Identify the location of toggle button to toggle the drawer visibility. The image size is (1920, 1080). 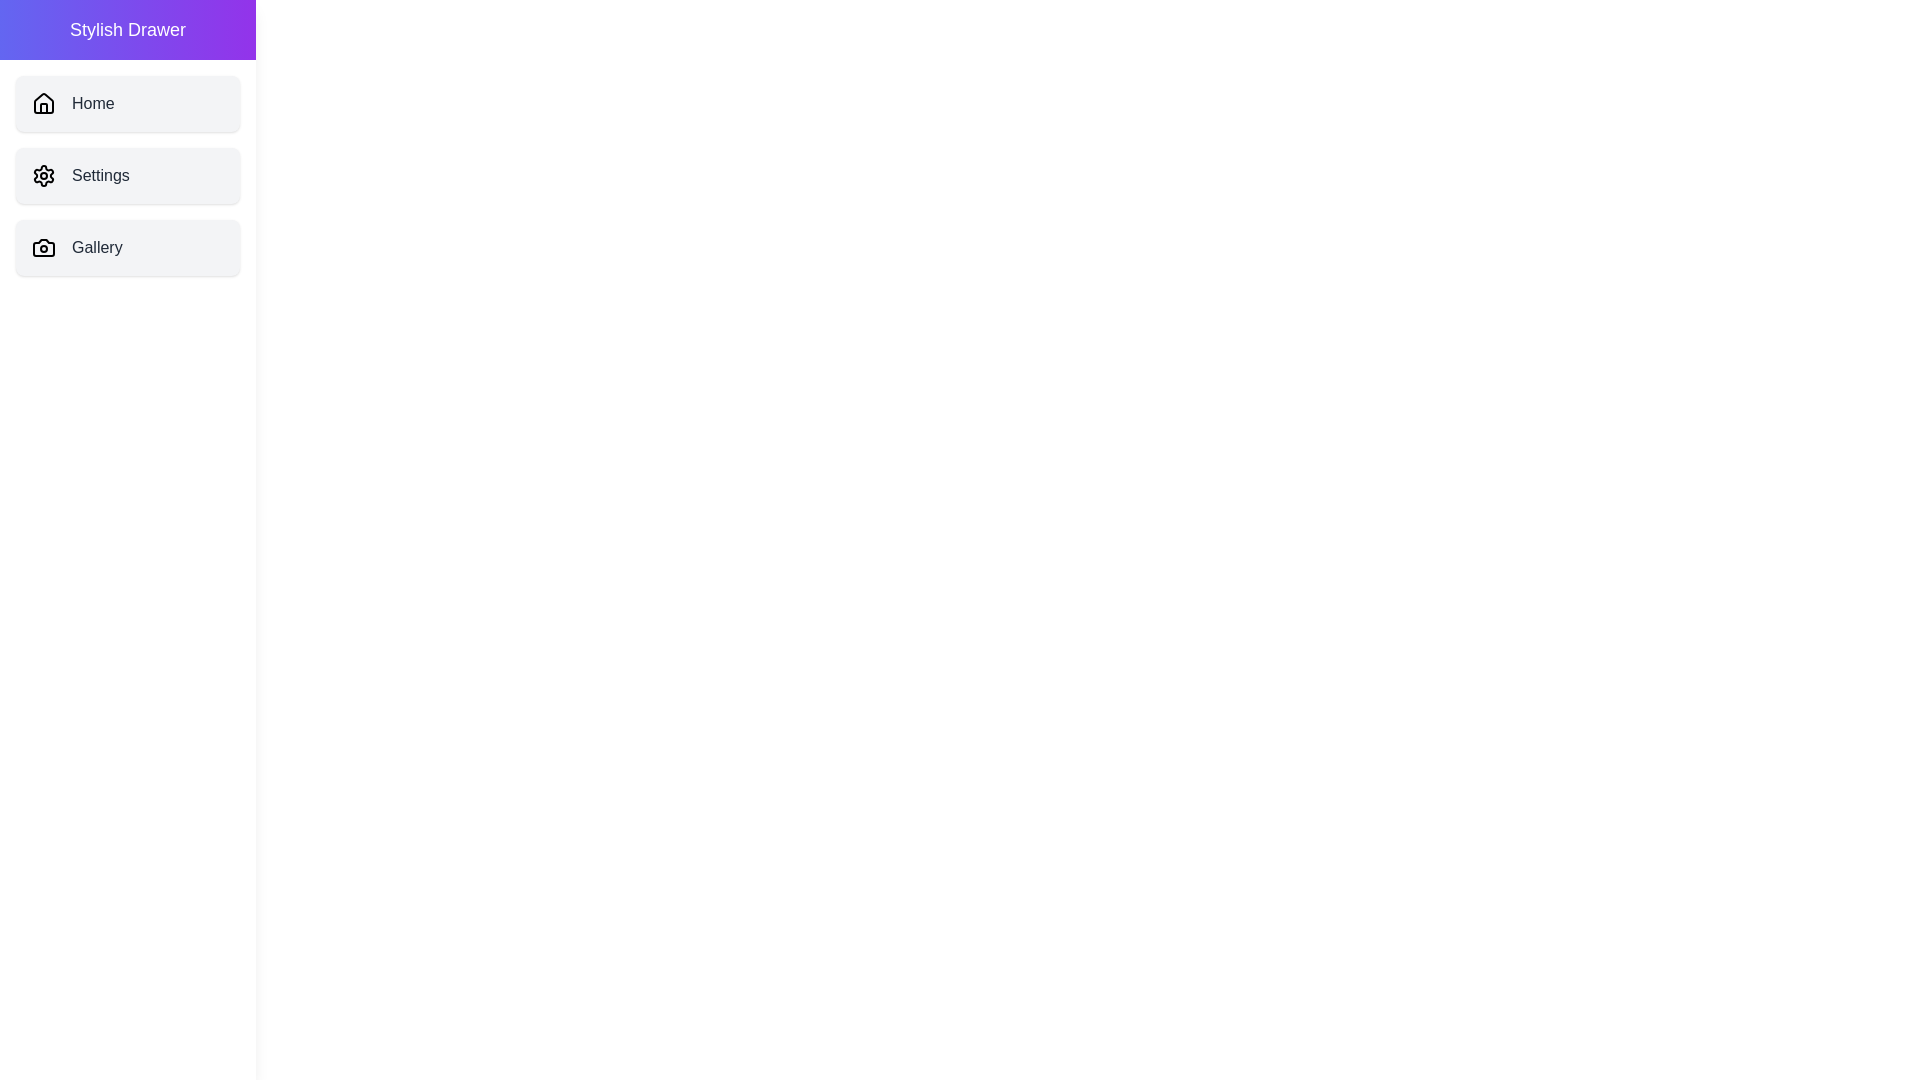
(39, 39).